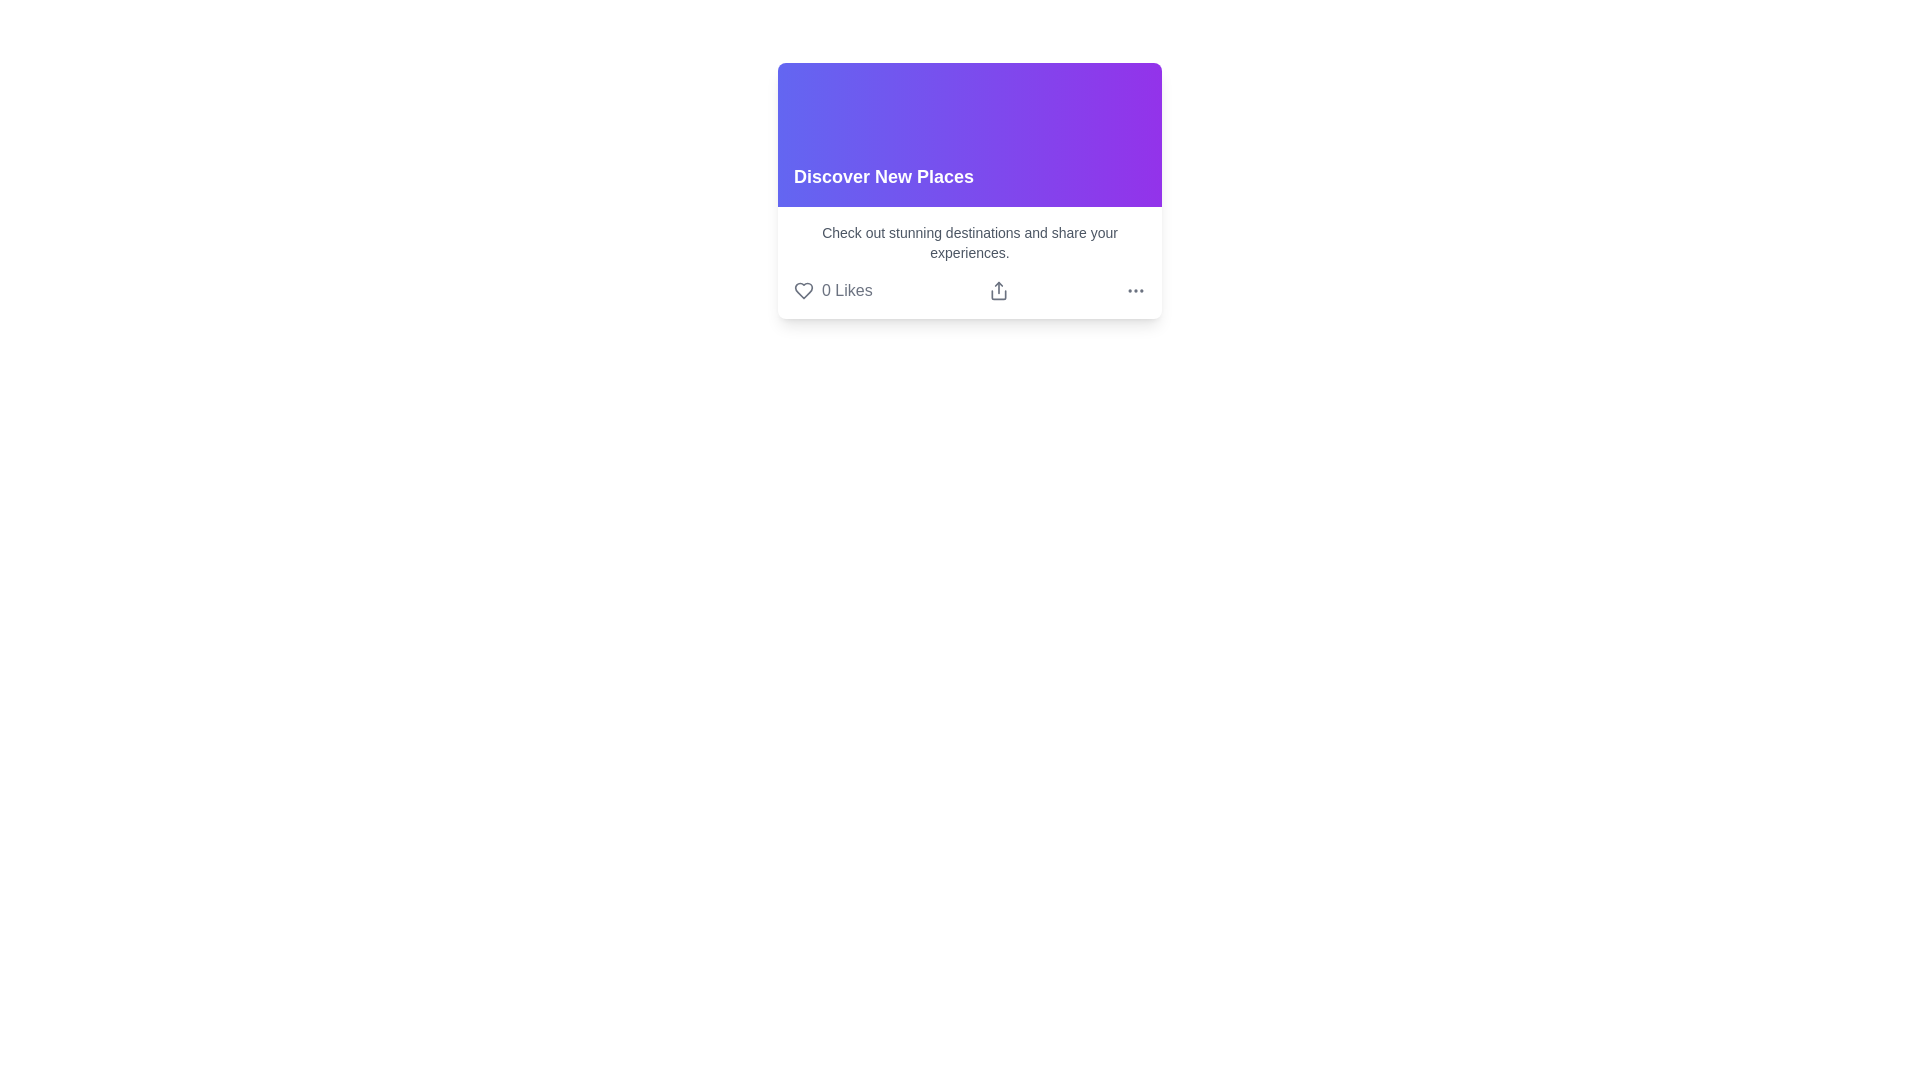  What do you see at coordinates (1136, 290) in the screenshot?
I see `the circular ellipsis menu icon with three horizontally aligned dots in the lower right corner of the card interface` at bounding box center [1136, 290].